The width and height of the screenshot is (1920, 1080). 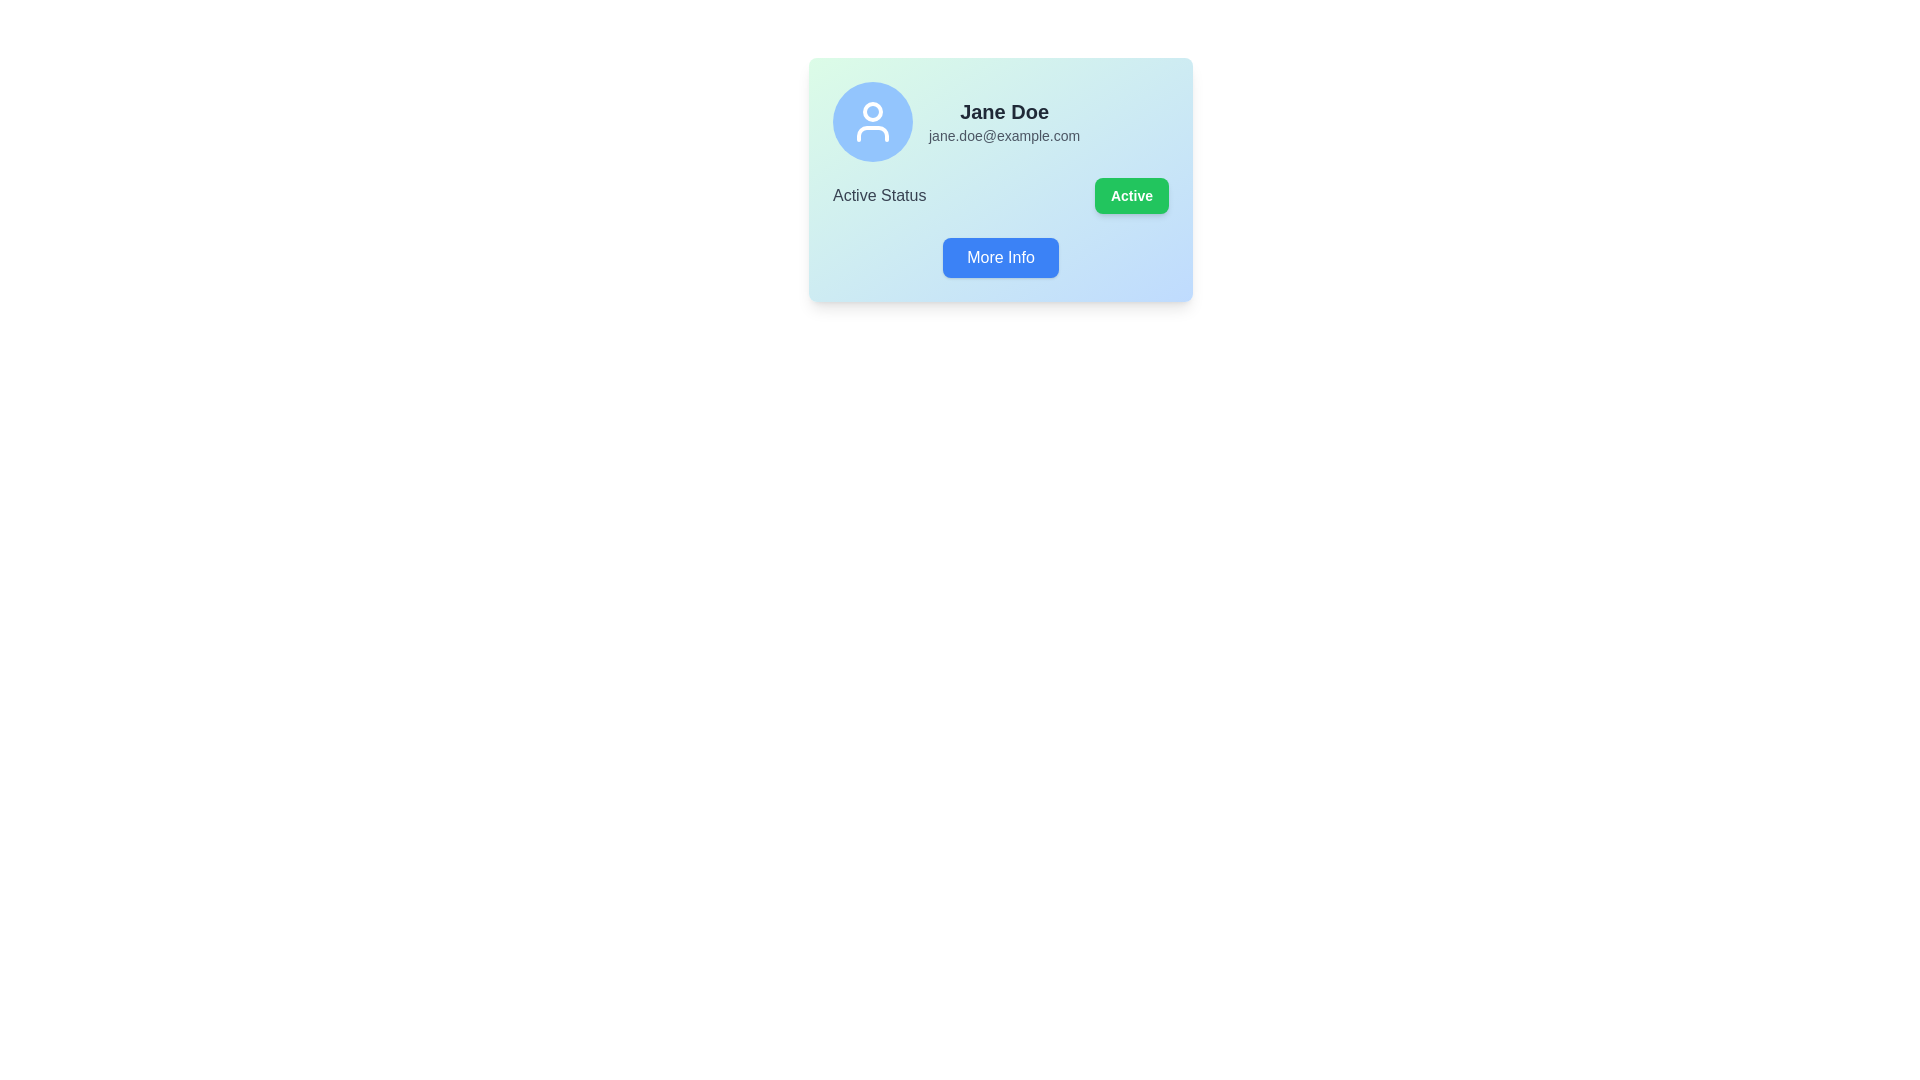 I want to click on the 'More Info' button, which is a rectangular button with rounded corners, a blue background, and white text located at the bottom center of the user information card, so click(x=1001, y=257).